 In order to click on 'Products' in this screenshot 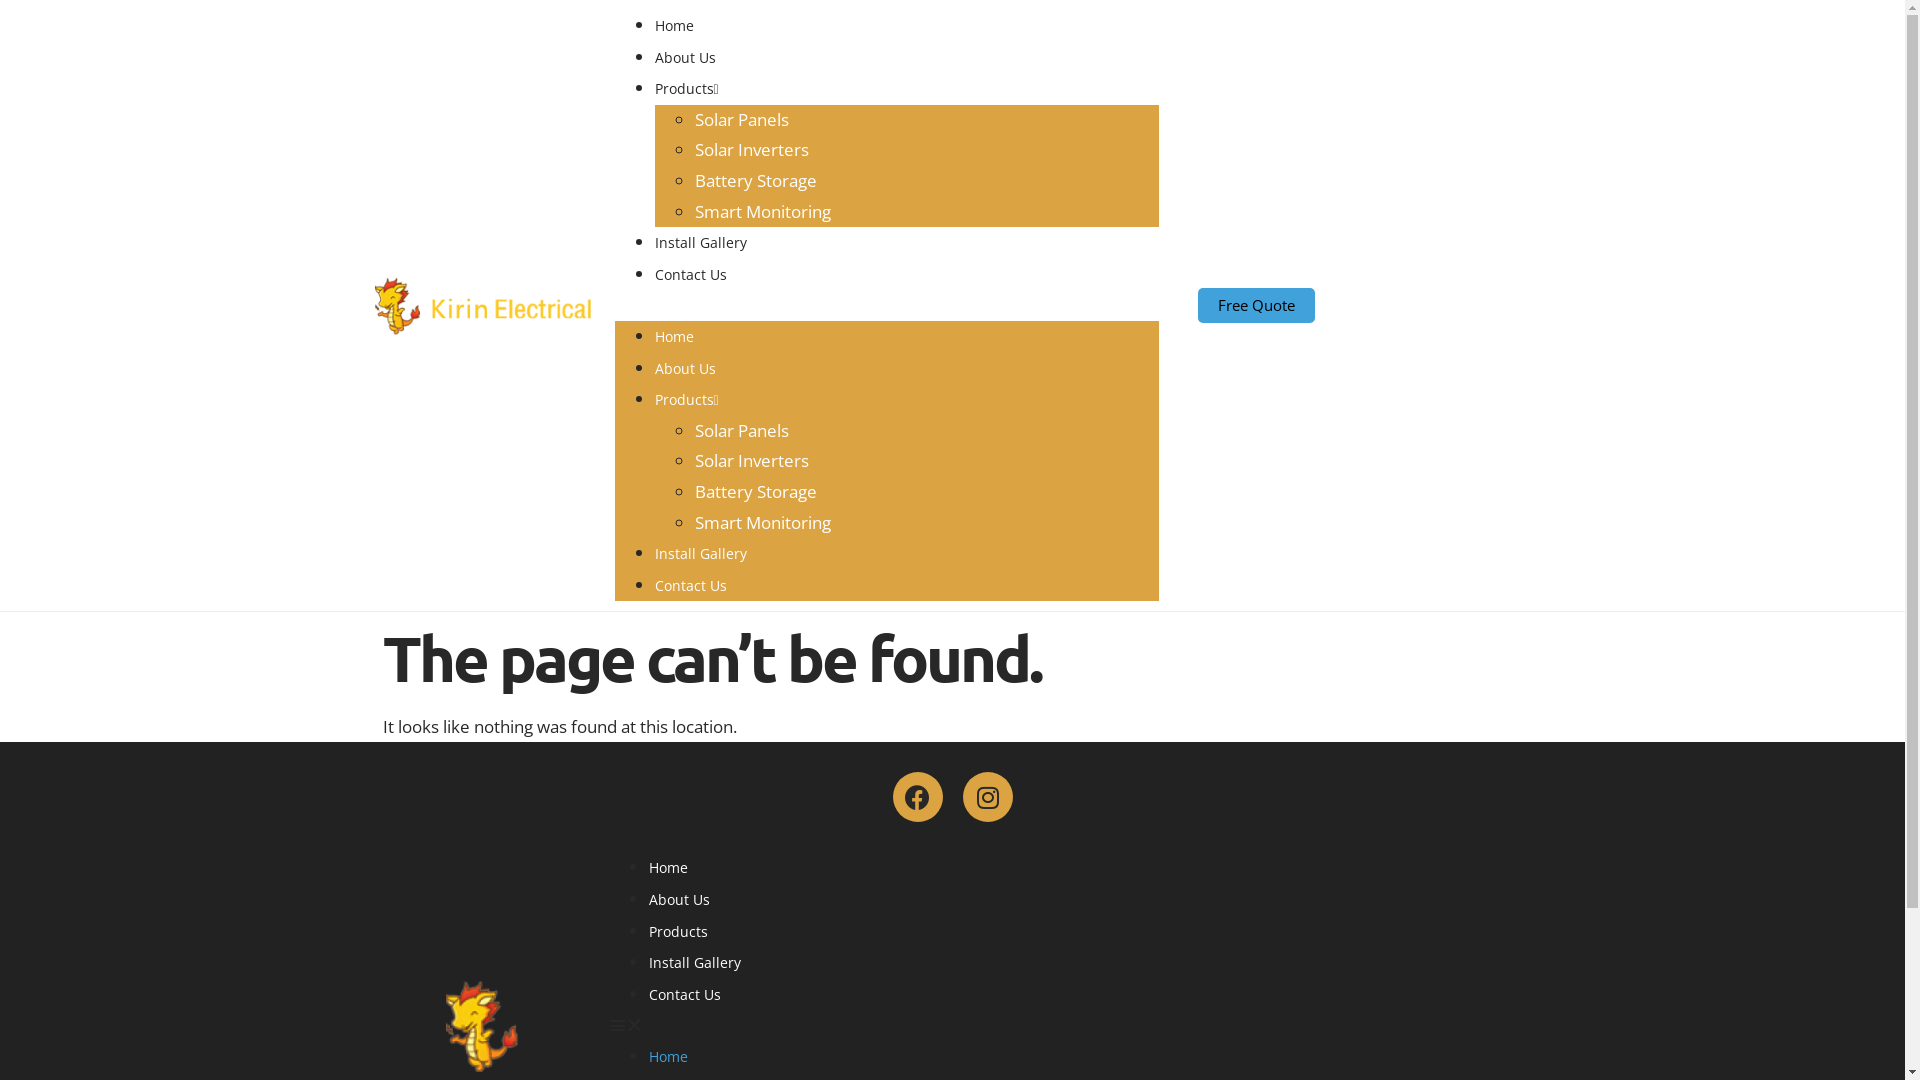, I will do `click(686, 87)`.